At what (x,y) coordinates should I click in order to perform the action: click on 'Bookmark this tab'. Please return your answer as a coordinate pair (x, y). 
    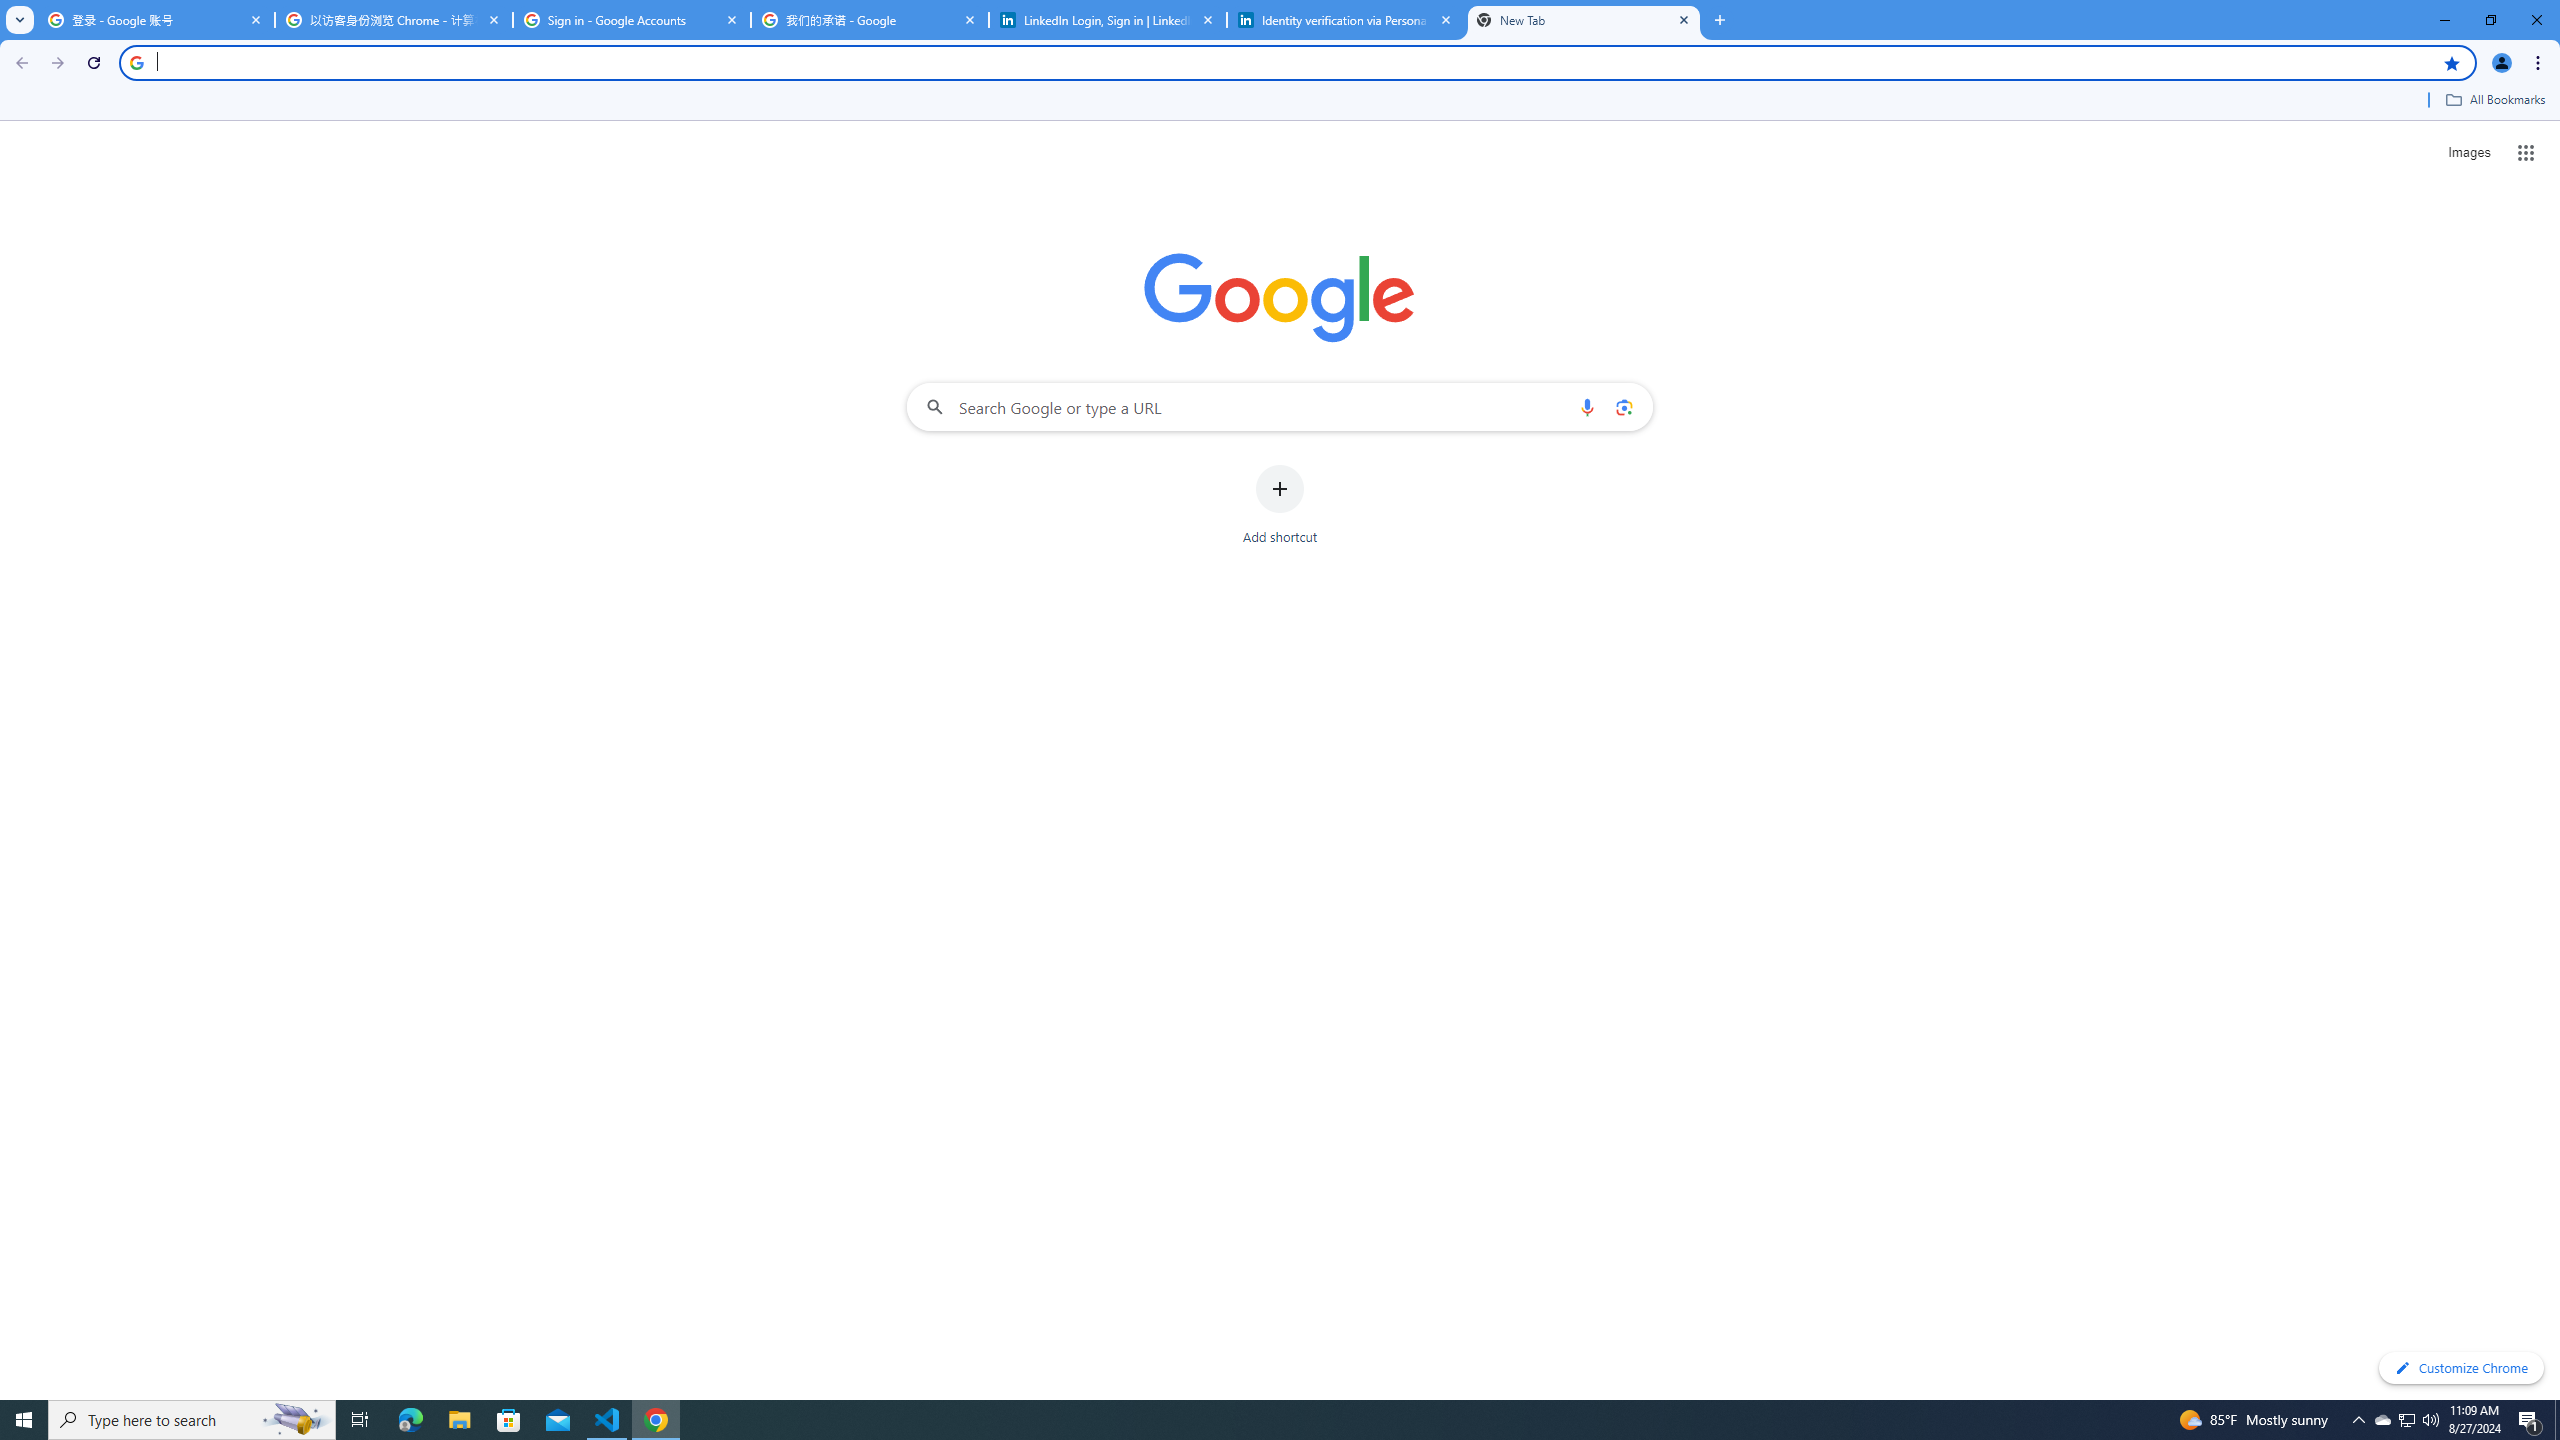
    Looking at the image, I should click on (2450, 61).